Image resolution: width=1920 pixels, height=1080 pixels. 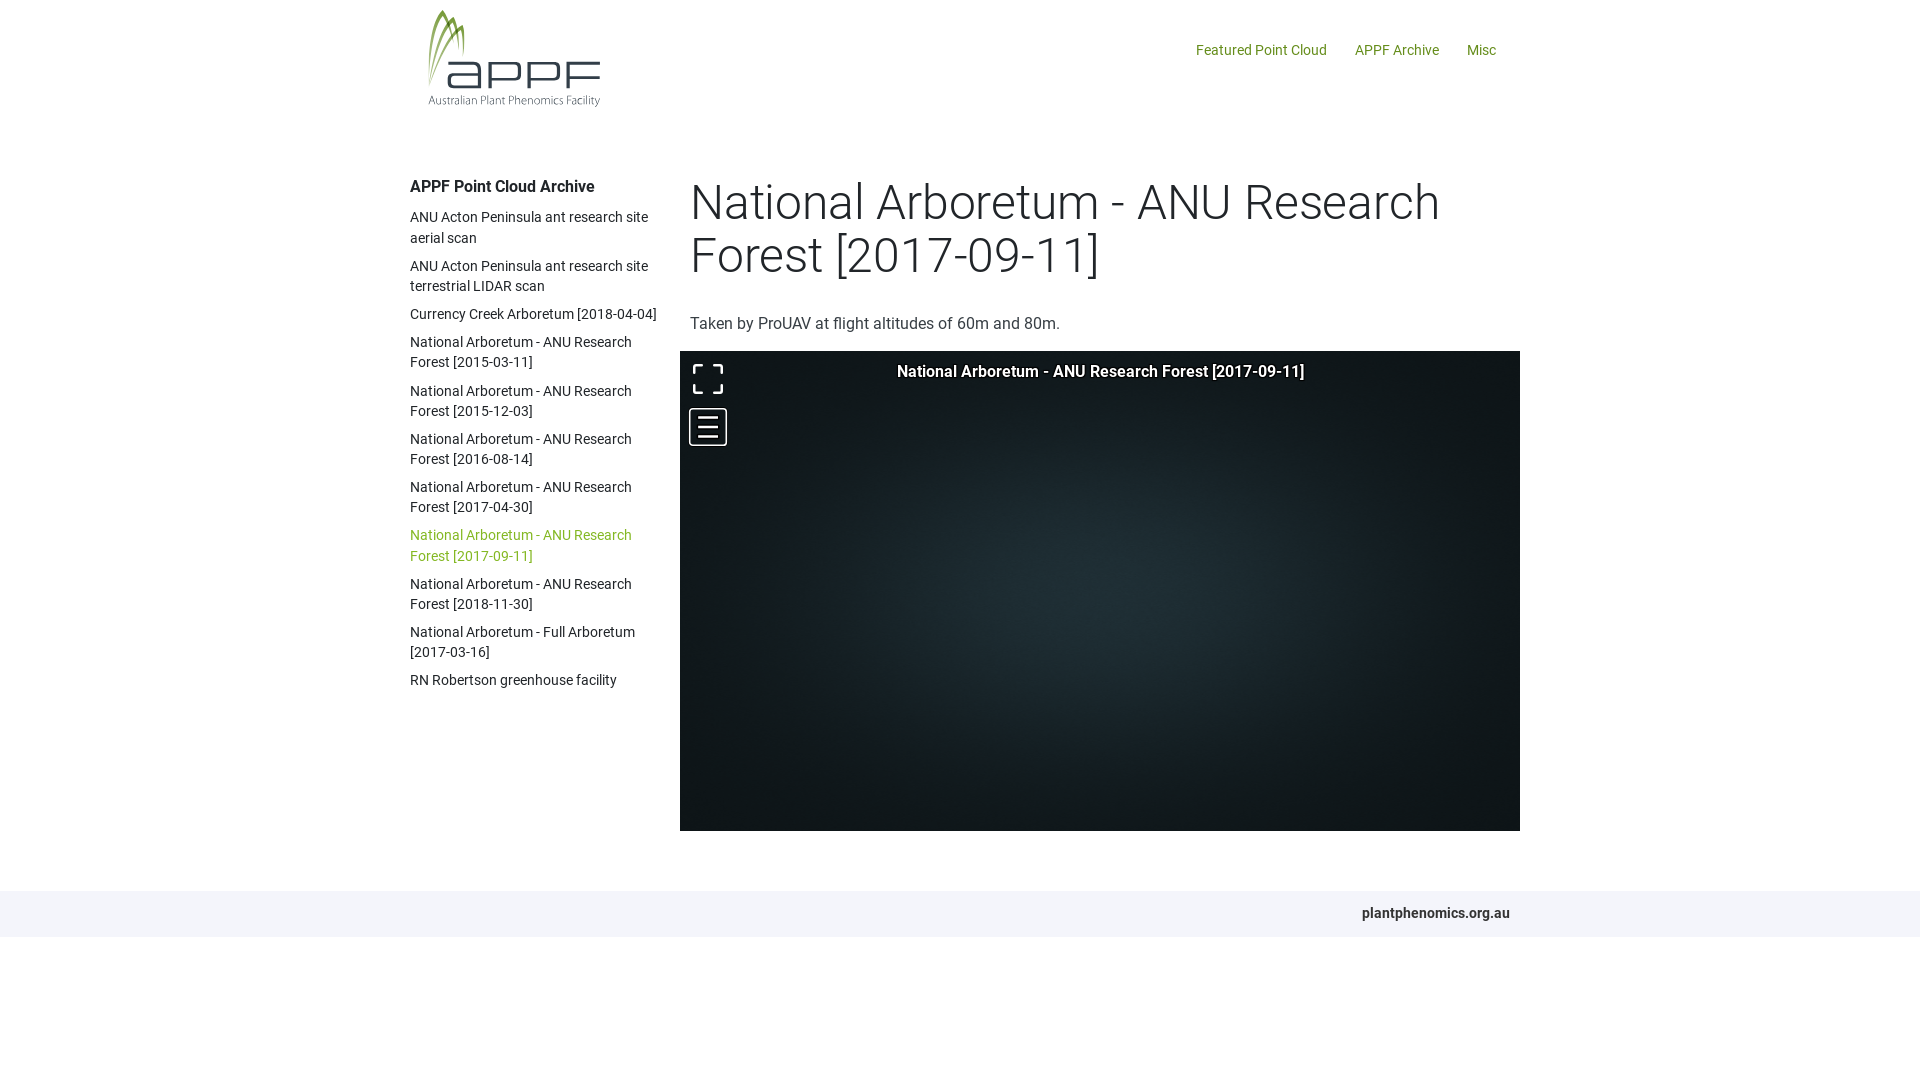 What do you see at coordinates (1361, 913) in the screenshot?
I see `'plantphenomics.org.au'` at bounding box center [1361, 913].